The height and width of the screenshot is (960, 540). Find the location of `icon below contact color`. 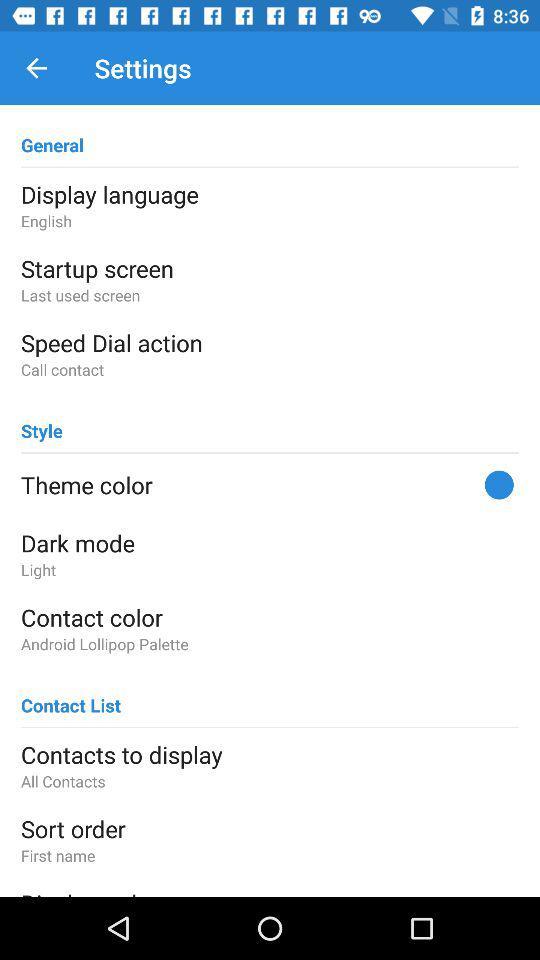

icon below contact color is located at coordinates (270, 643).